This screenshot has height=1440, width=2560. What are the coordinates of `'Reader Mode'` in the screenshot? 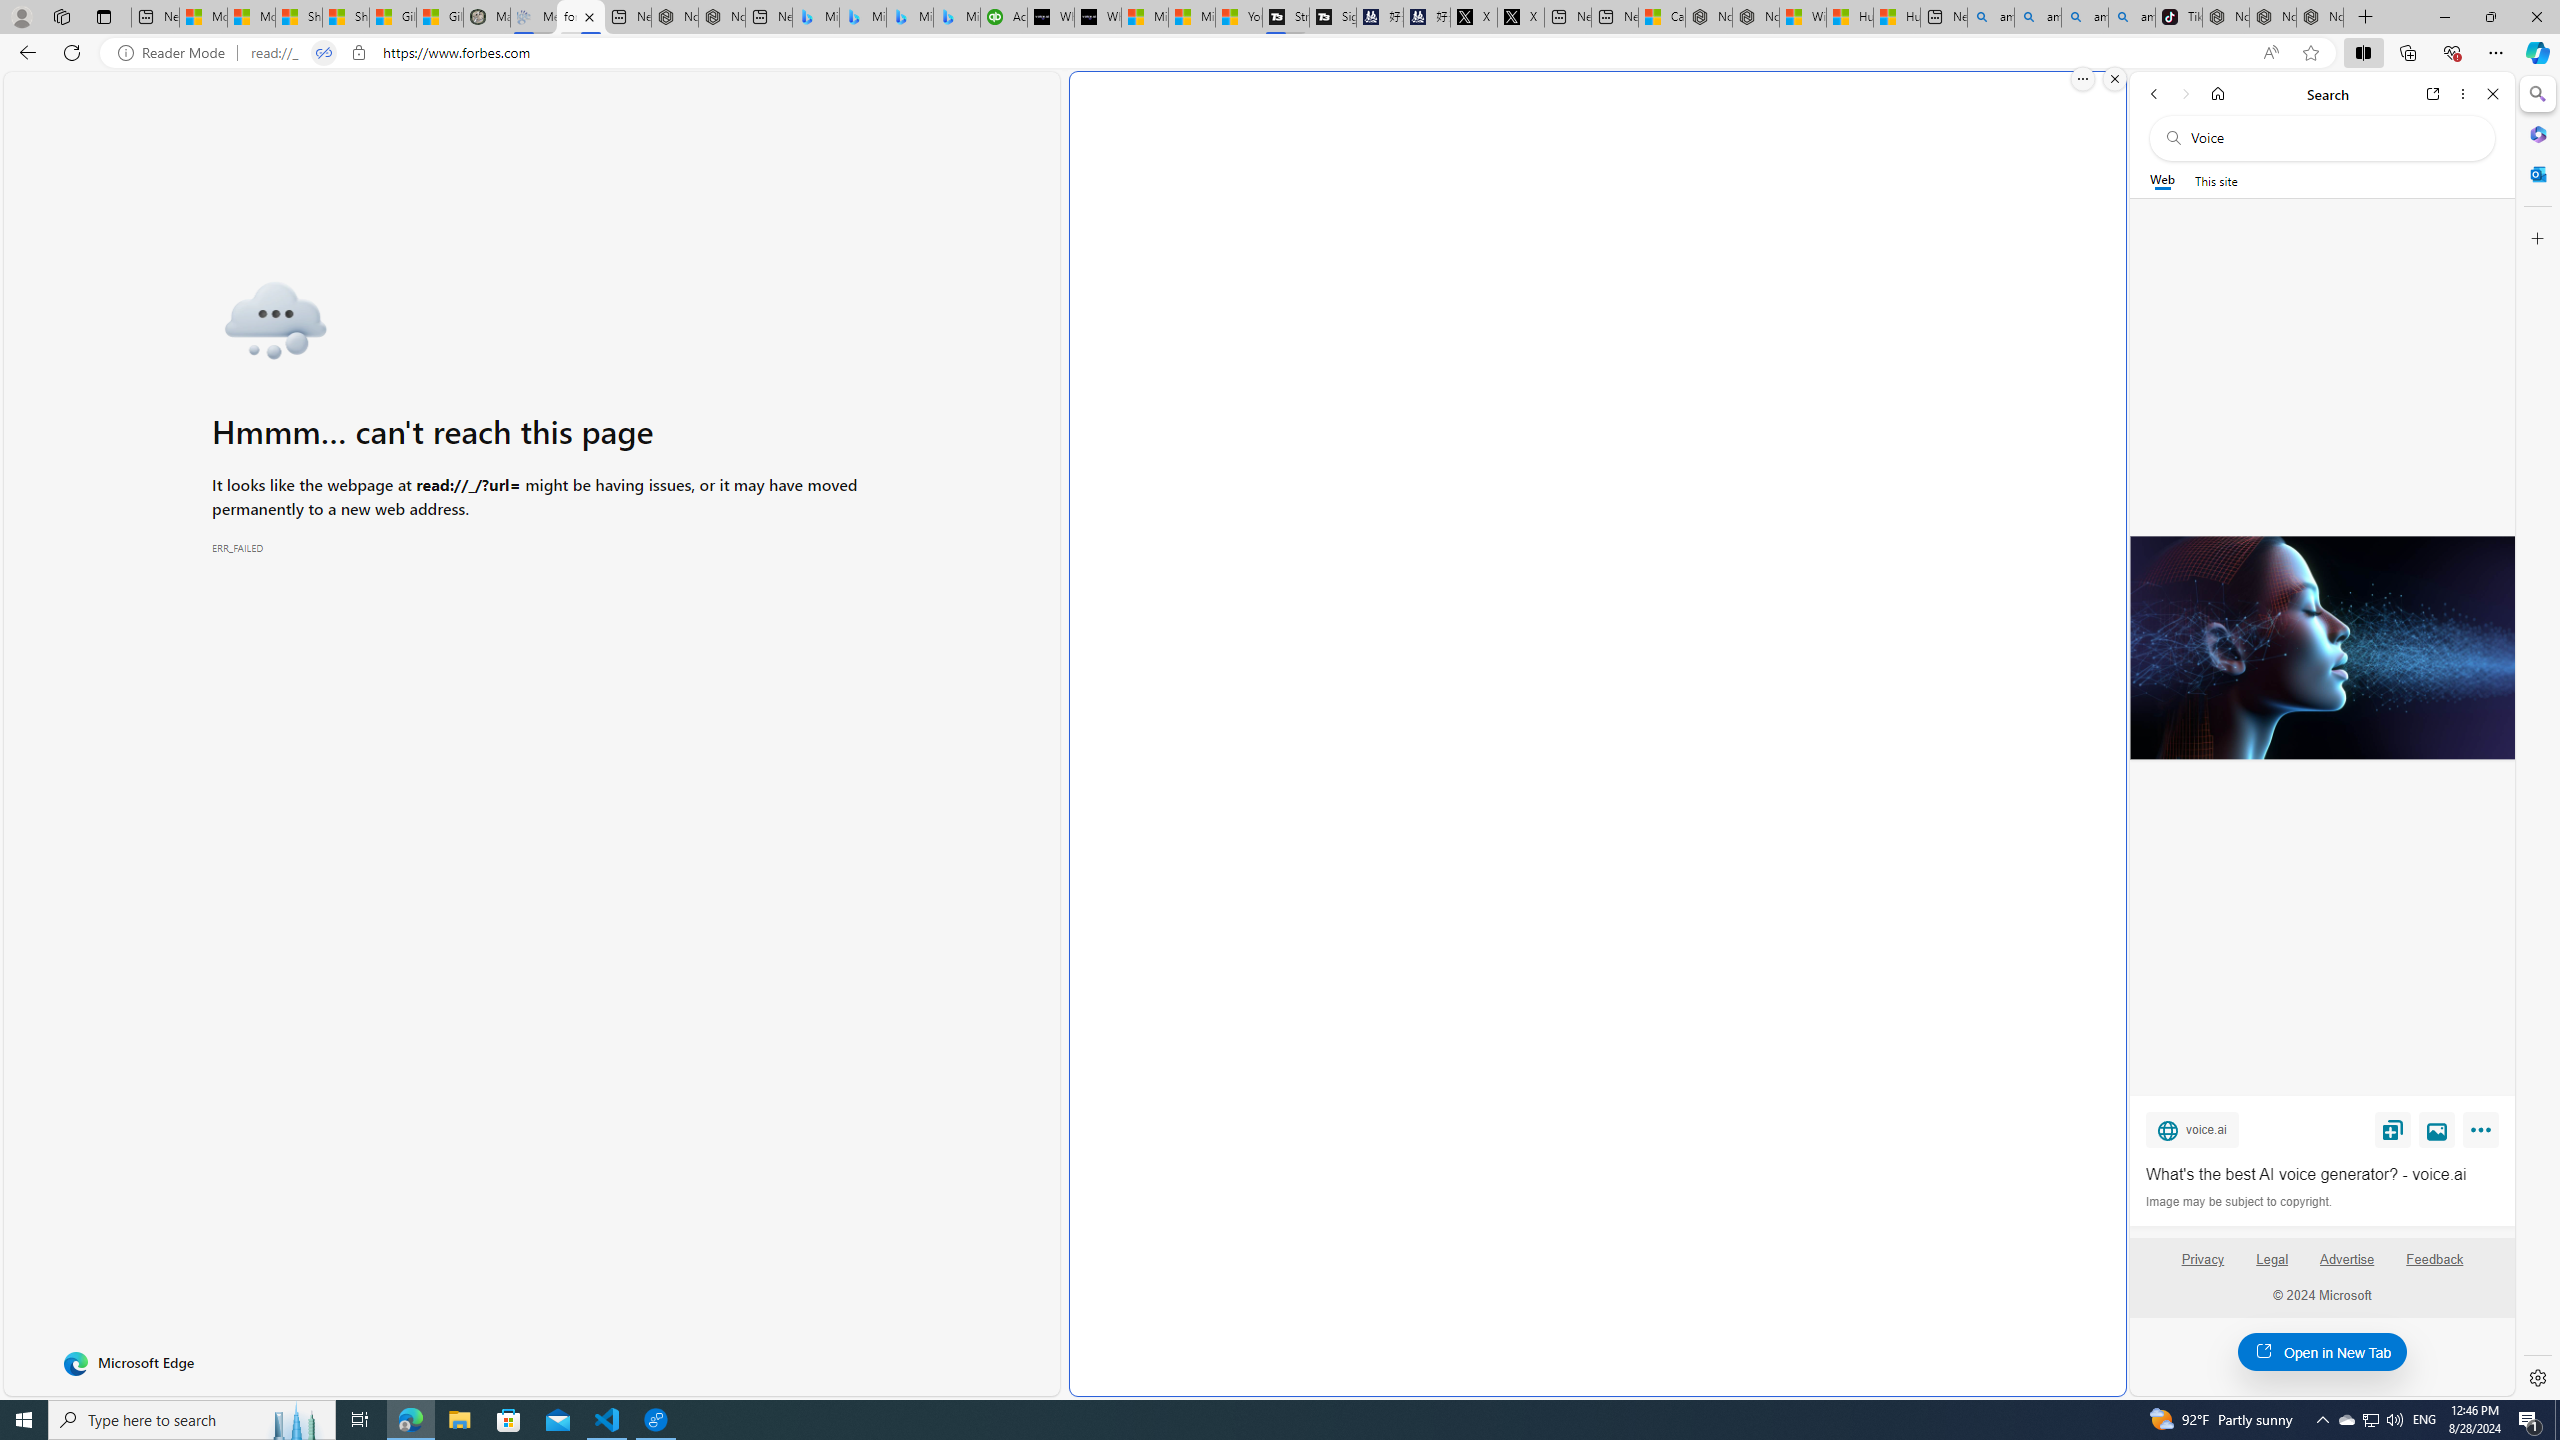 It's located at (175, 53).